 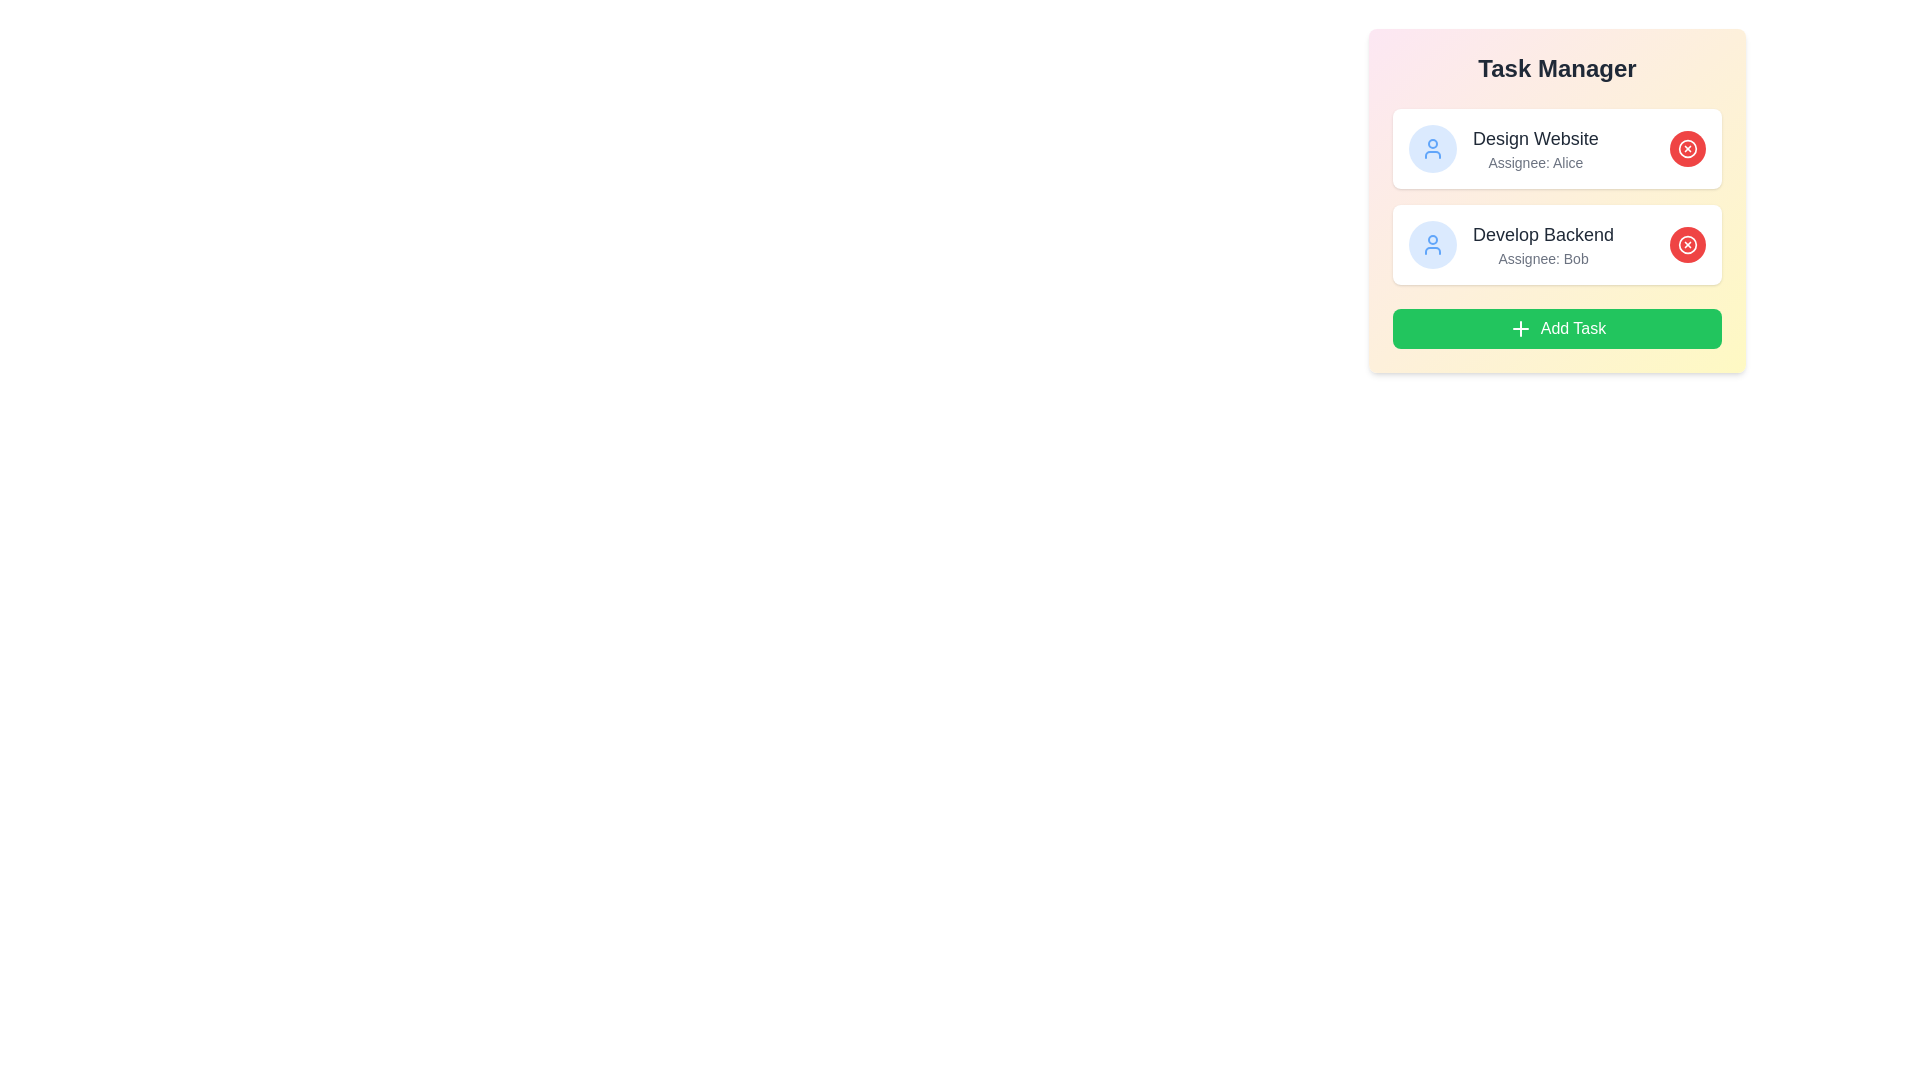 I want to click on the user profile silhouette SVG icon, filled with blue color, located left of the task title in the second task item 'Develop Backend', so click(x=1432, y=148).